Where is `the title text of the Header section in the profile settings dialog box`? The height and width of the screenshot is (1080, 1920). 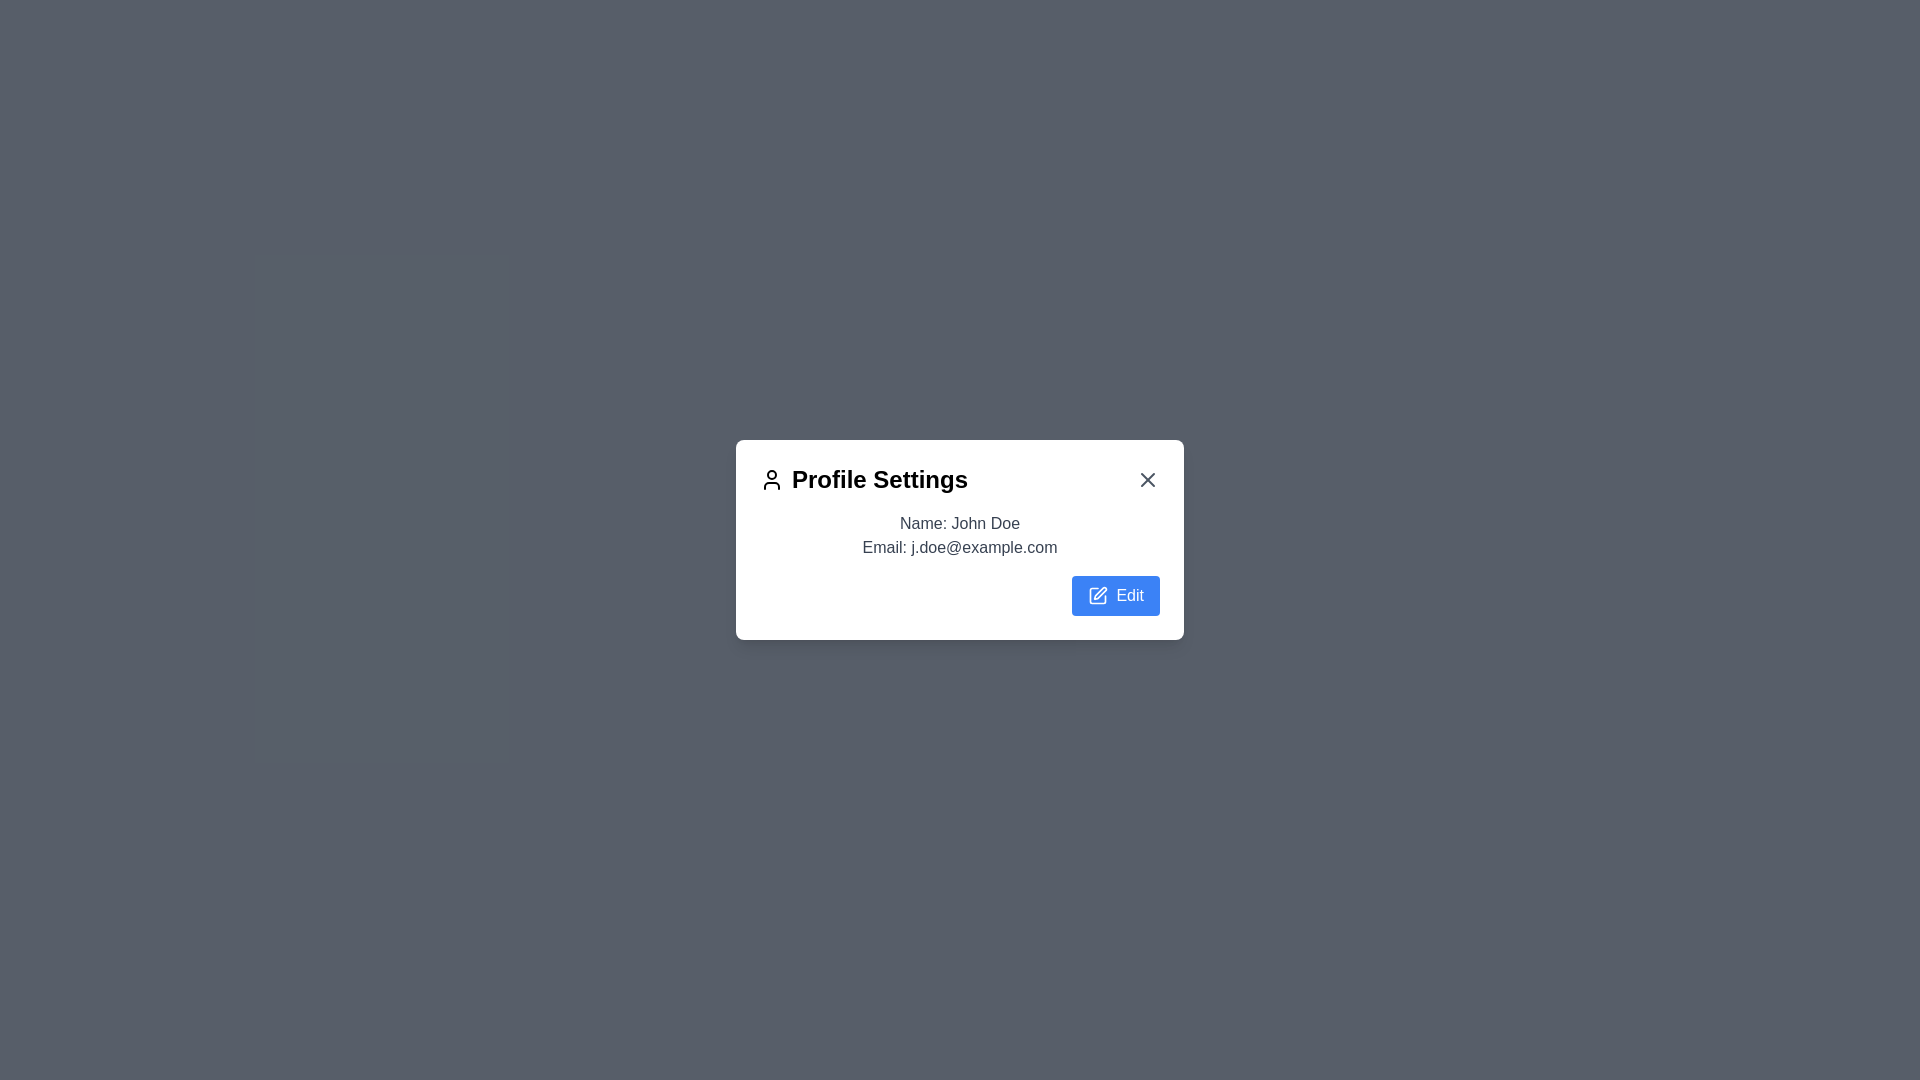
the title text of the Header section in the profile settings dialog box is located at coordinates (960, 479).